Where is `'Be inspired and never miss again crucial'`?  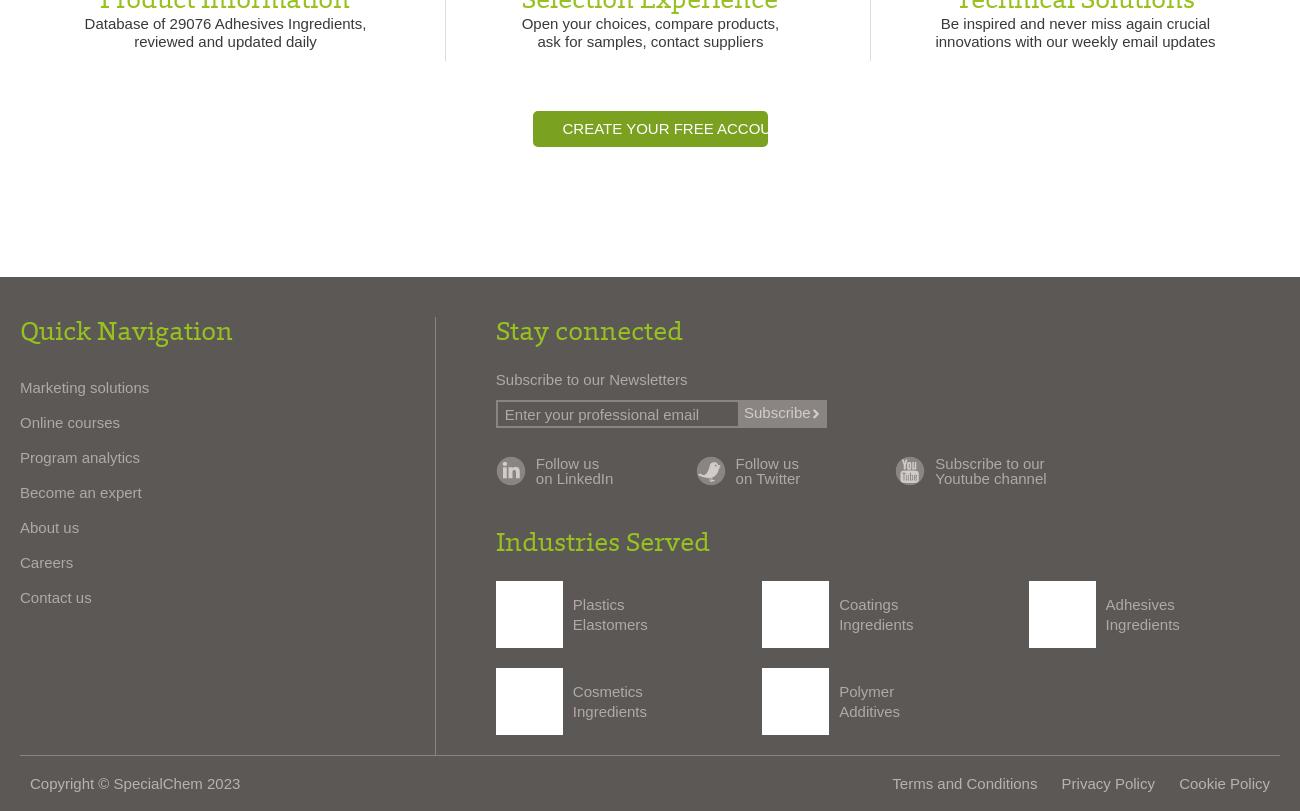
'Be inspired and never miss again crucial' is located at coordinates (1074, 23).